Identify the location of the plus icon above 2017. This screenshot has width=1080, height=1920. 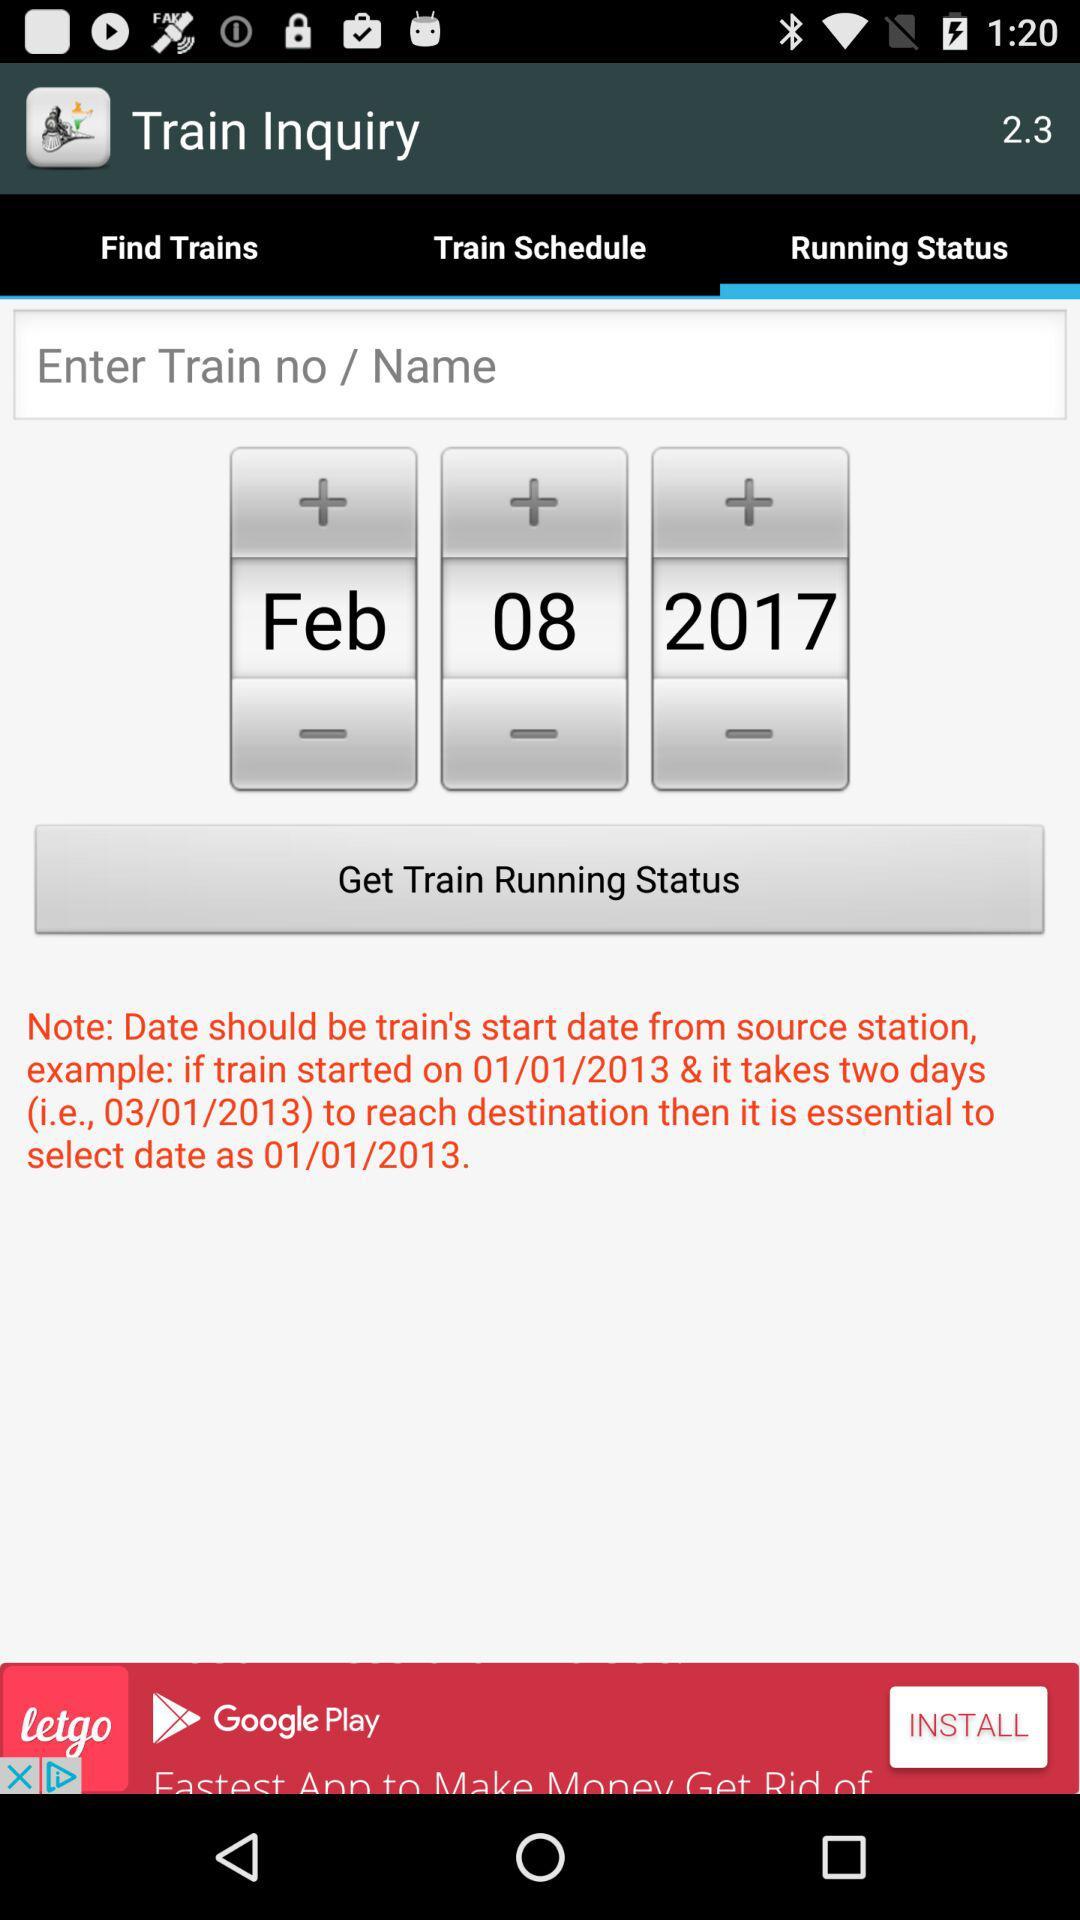
(750, 499).